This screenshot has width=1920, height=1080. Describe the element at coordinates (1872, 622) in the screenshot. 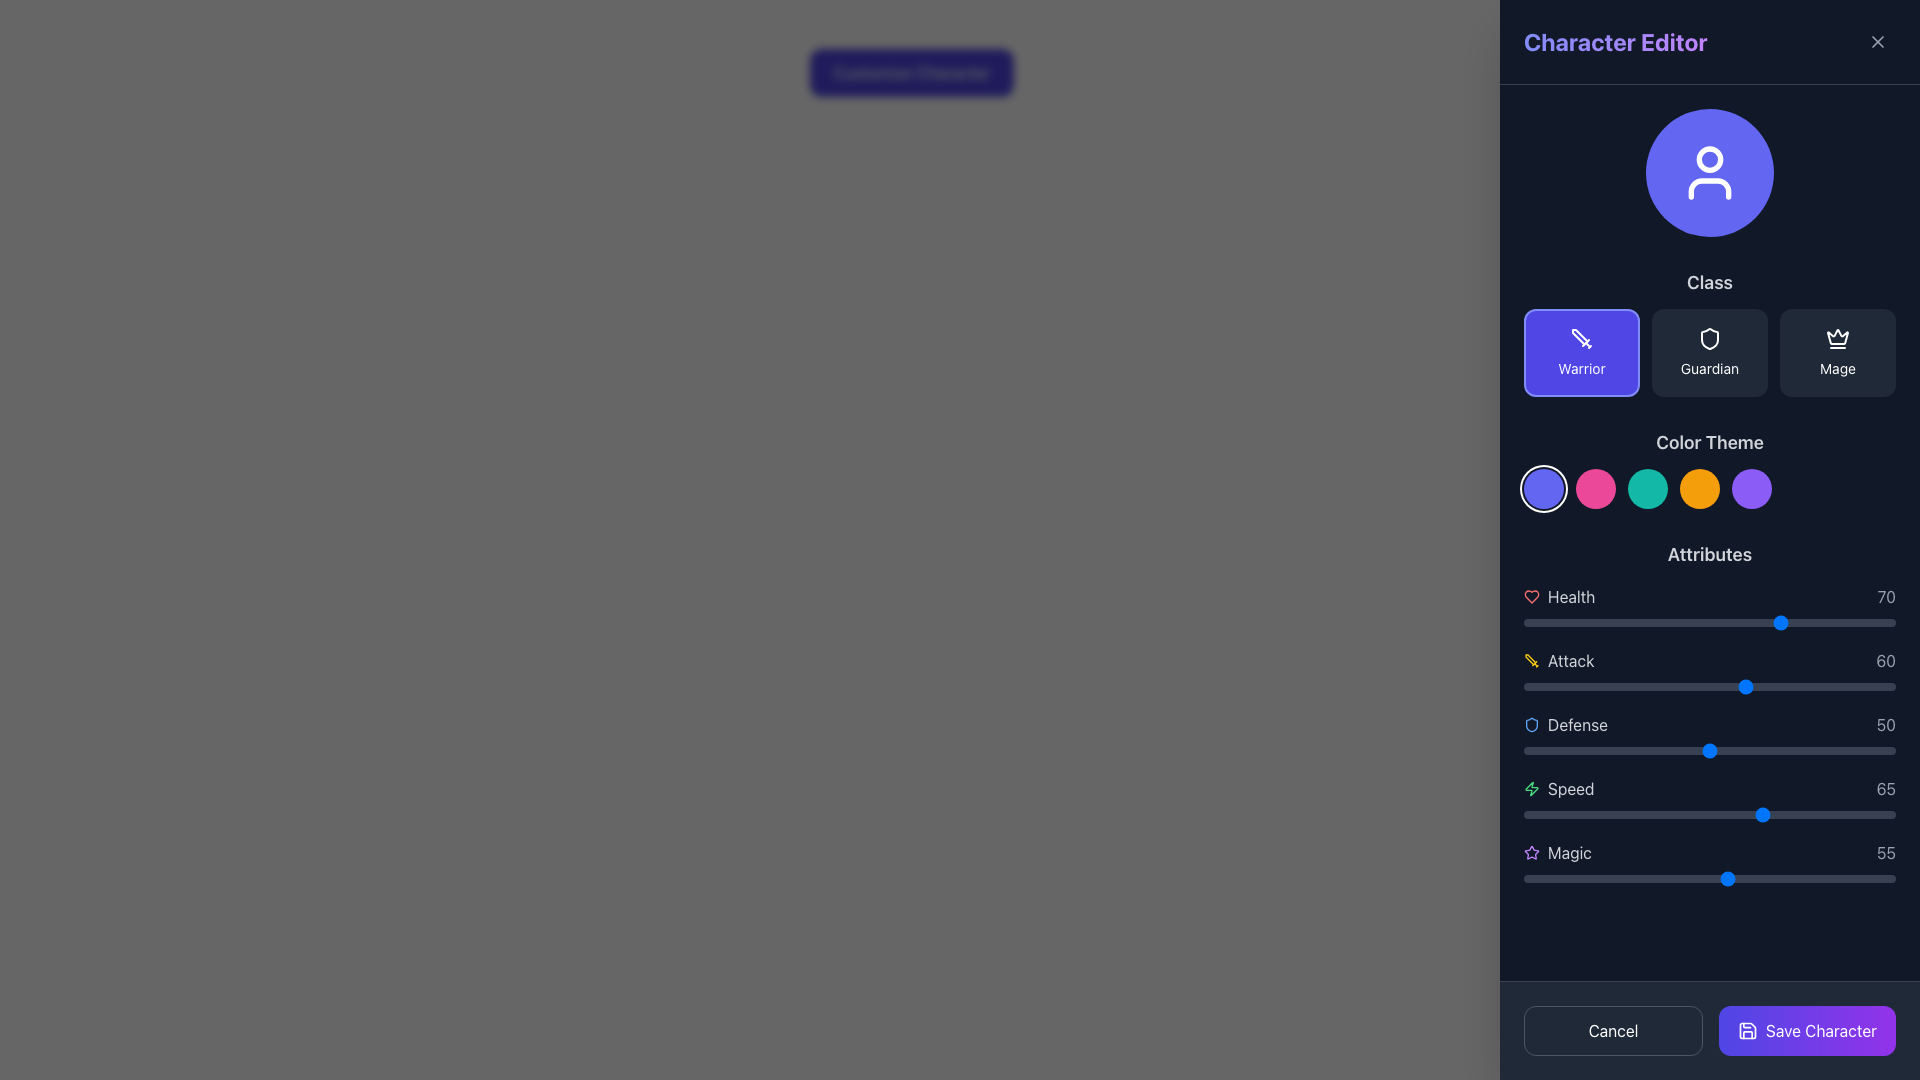

I see `health level` at that location.